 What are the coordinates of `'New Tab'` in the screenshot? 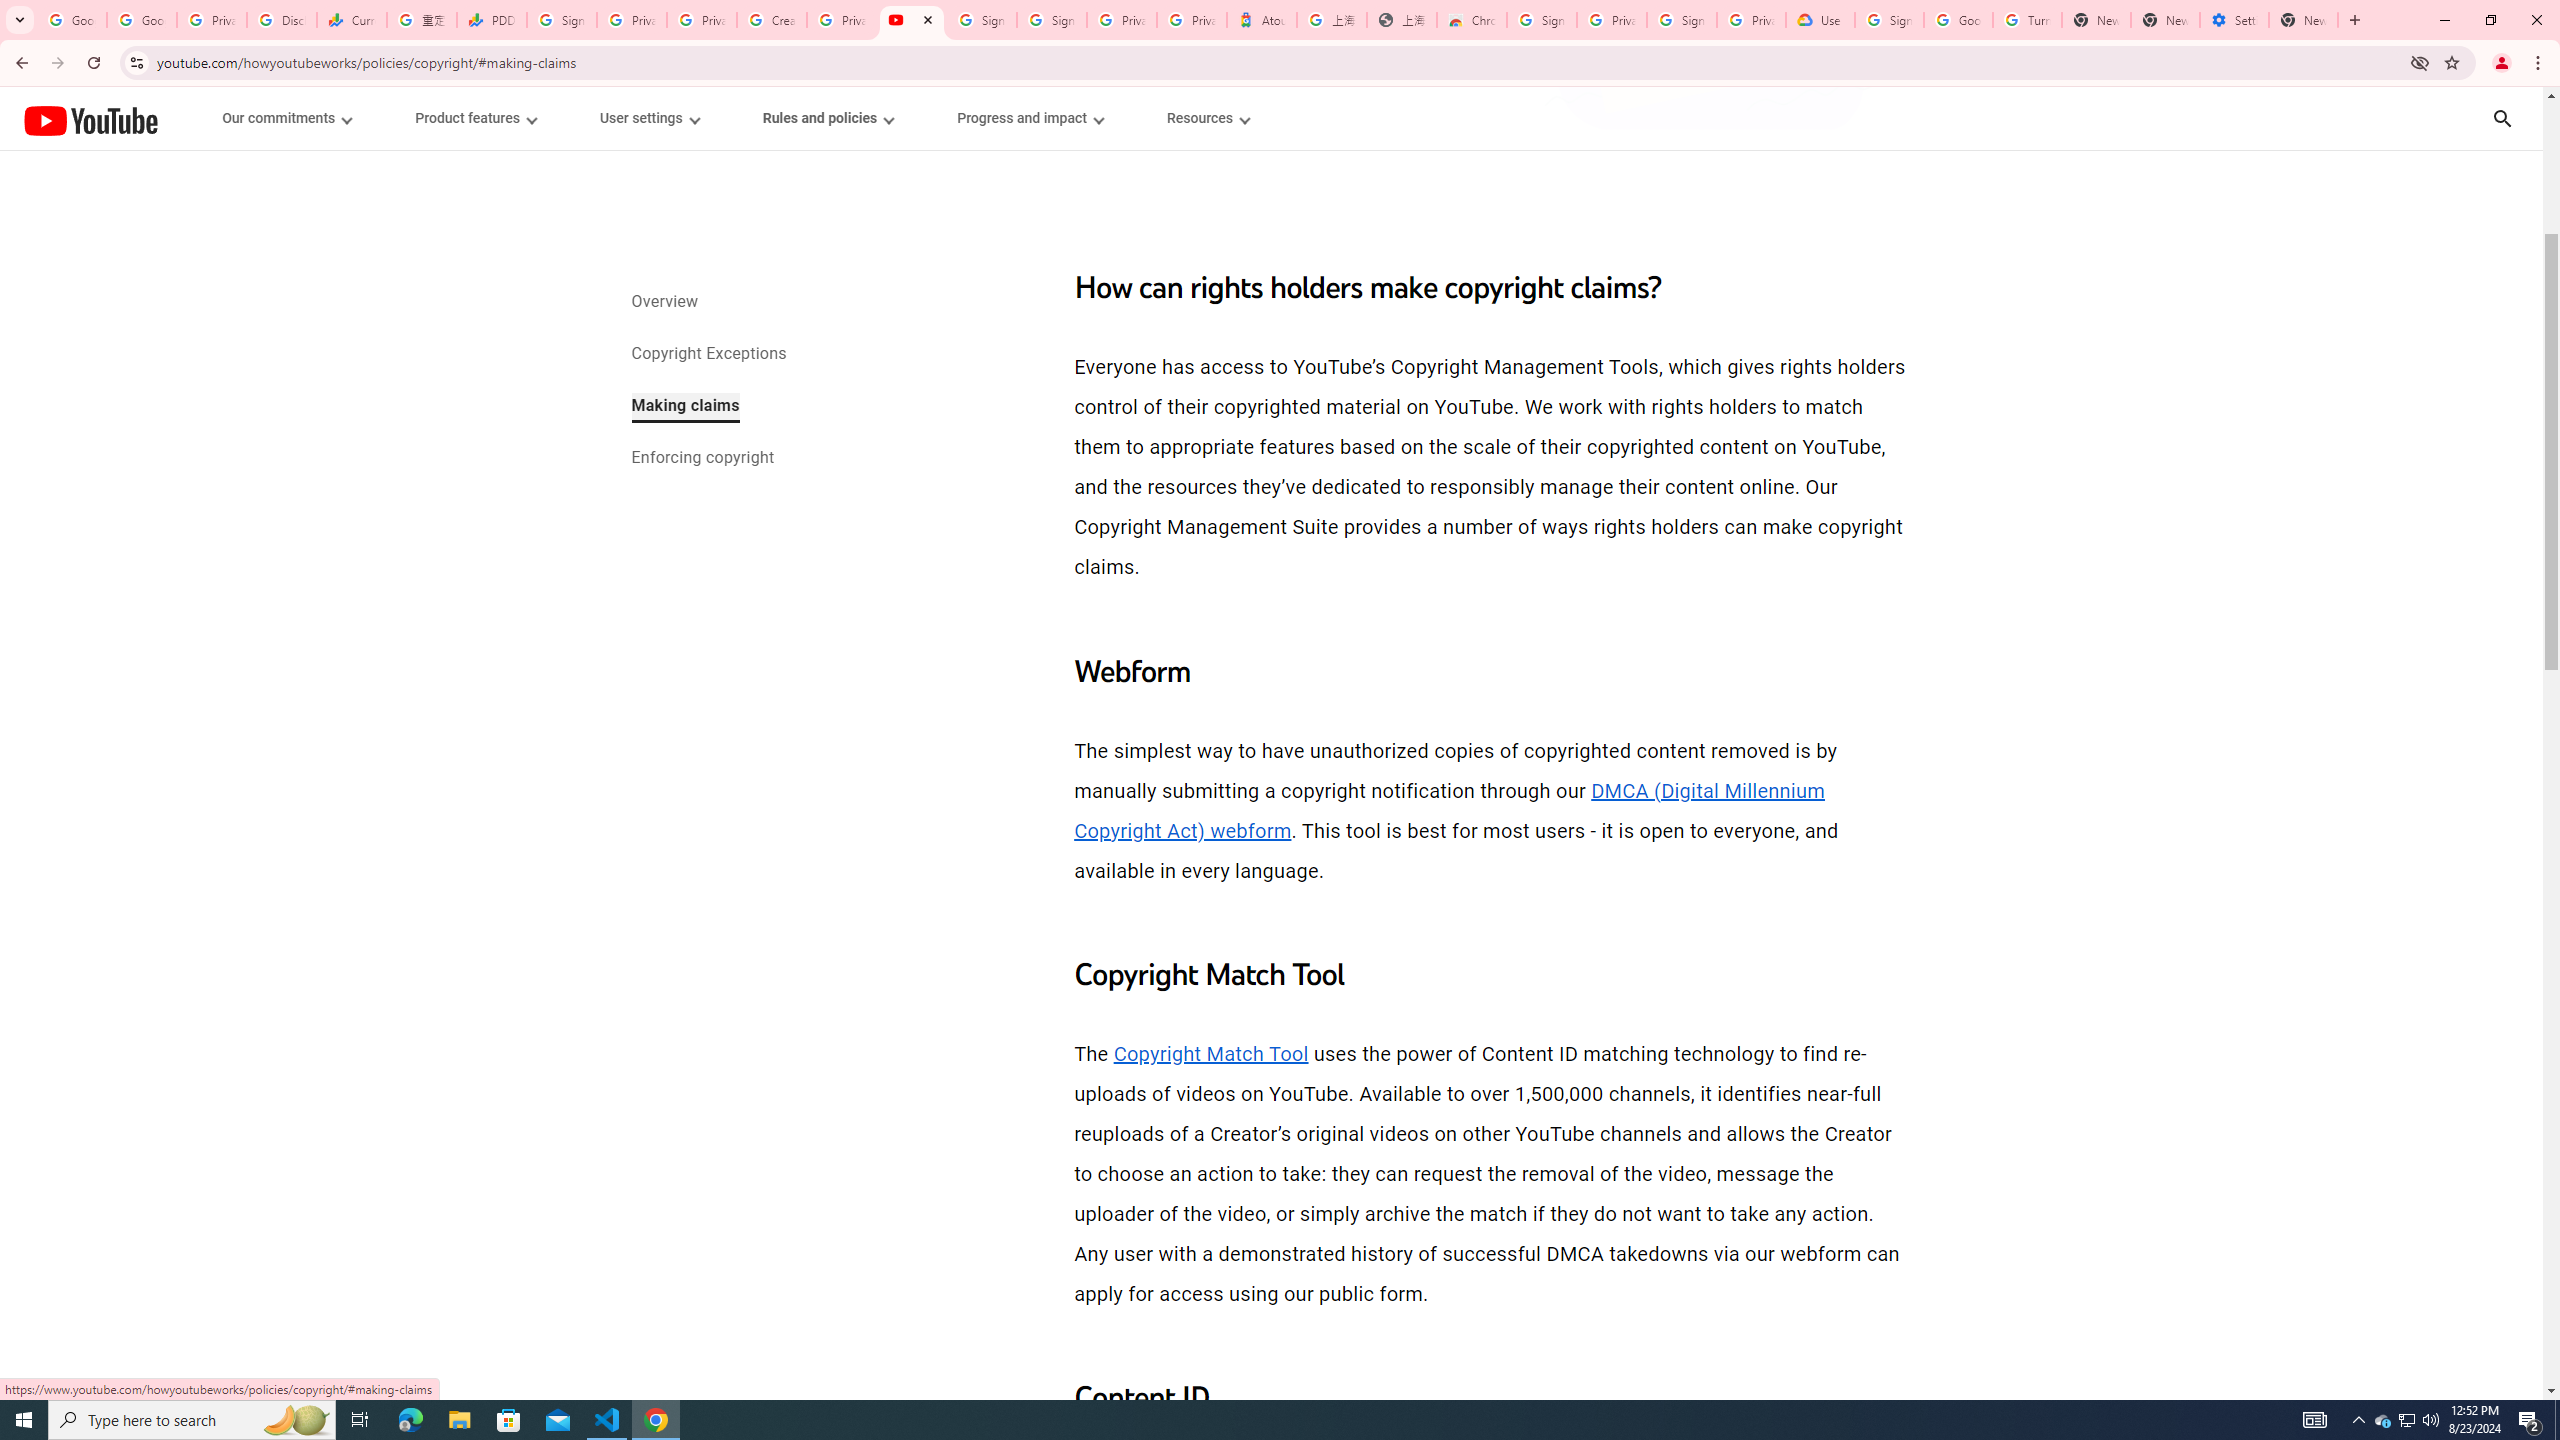 It's located at (2303, 19).